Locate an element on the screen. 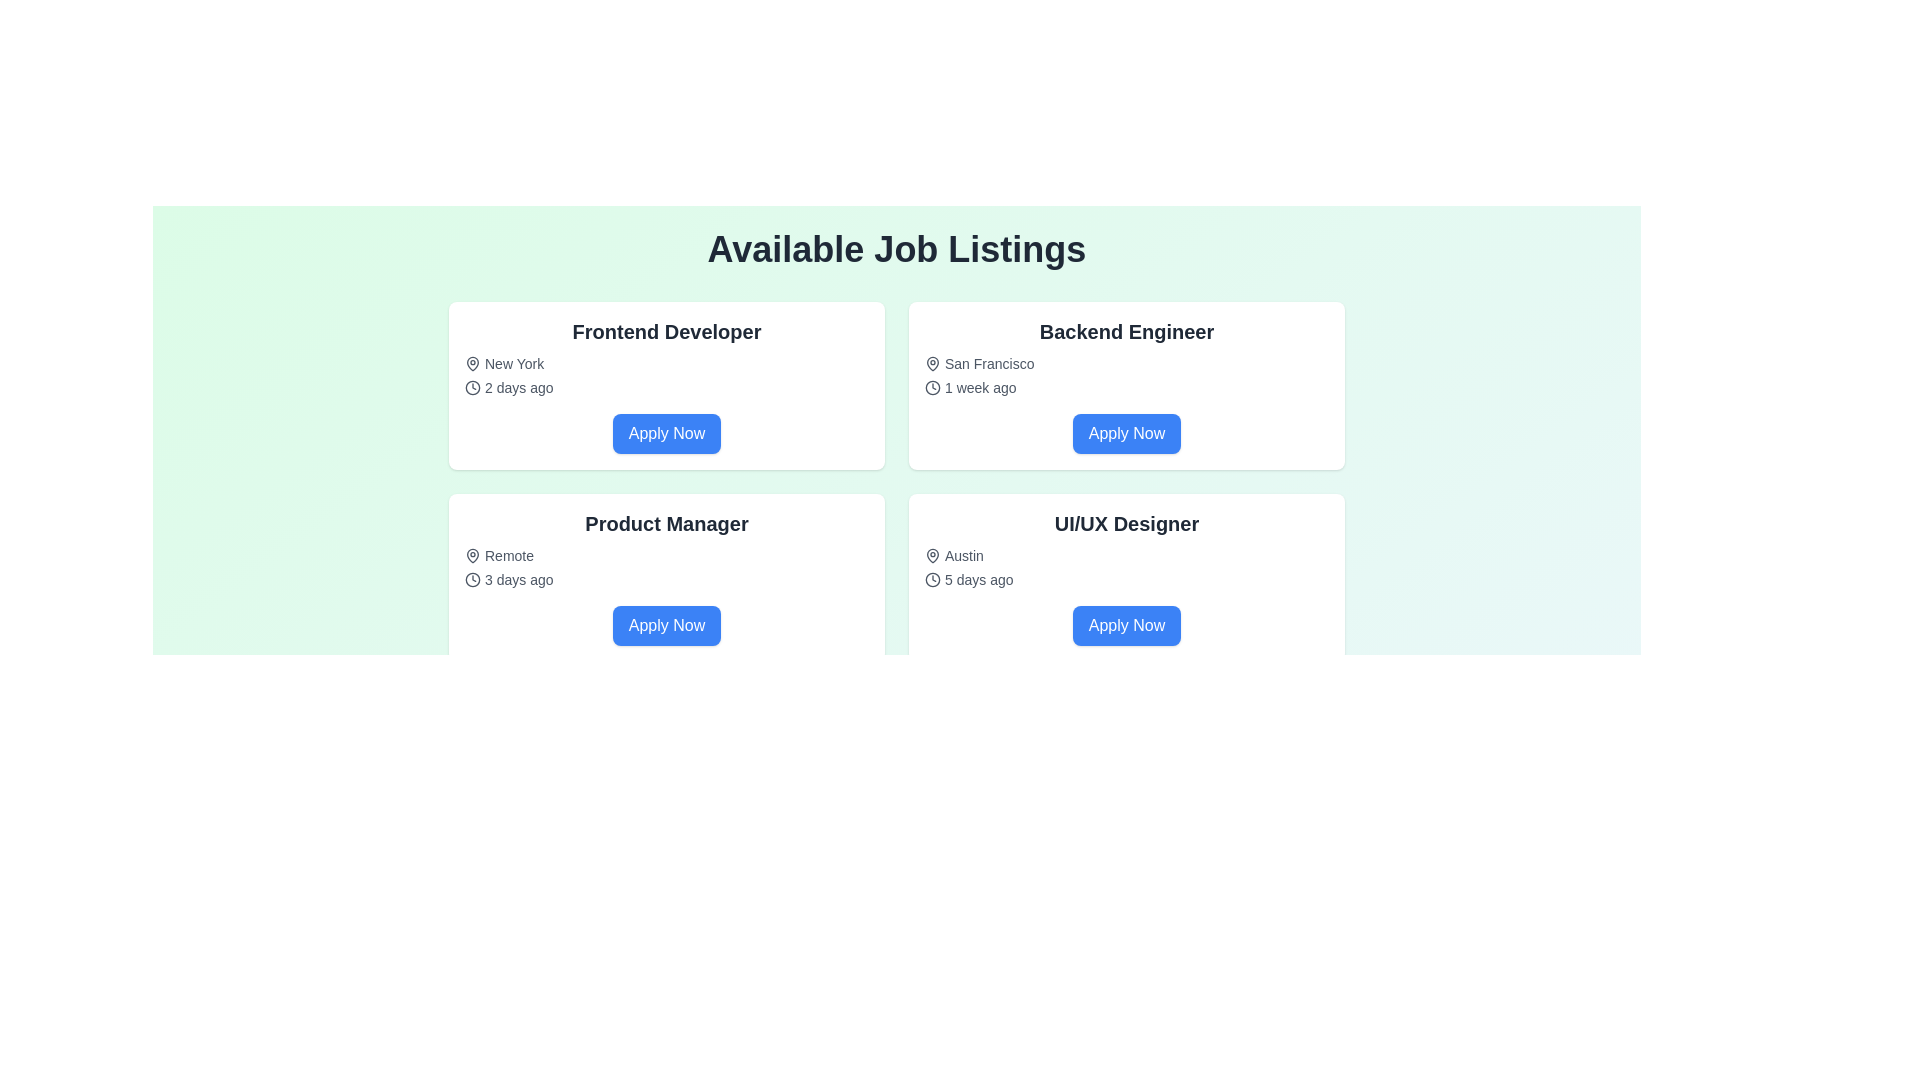 The image size is (1920, 1080). the small pin-shaped geographical marker icon located to the left of the 'New York' text in the job listing for 'Frontend Developer' is located at coordinates (472, 363).